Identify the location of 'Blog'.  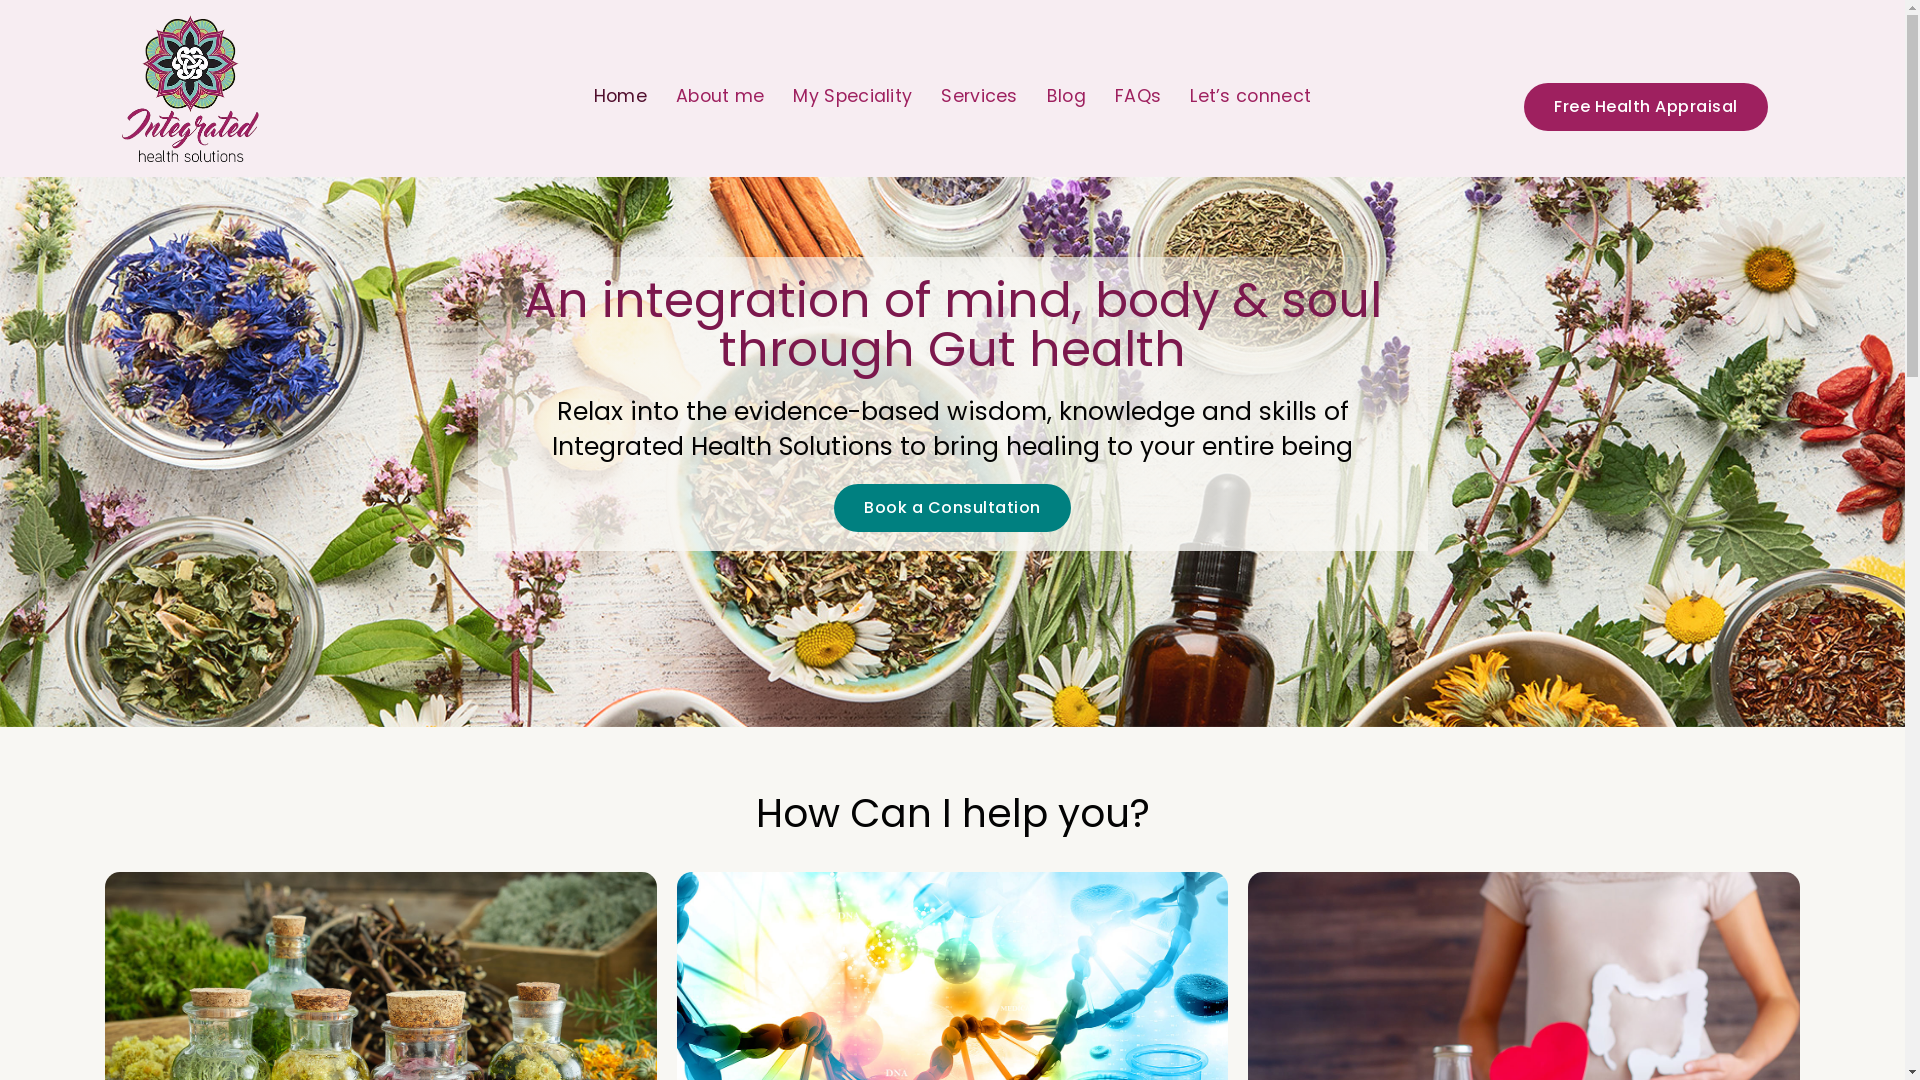
(1065, 96).